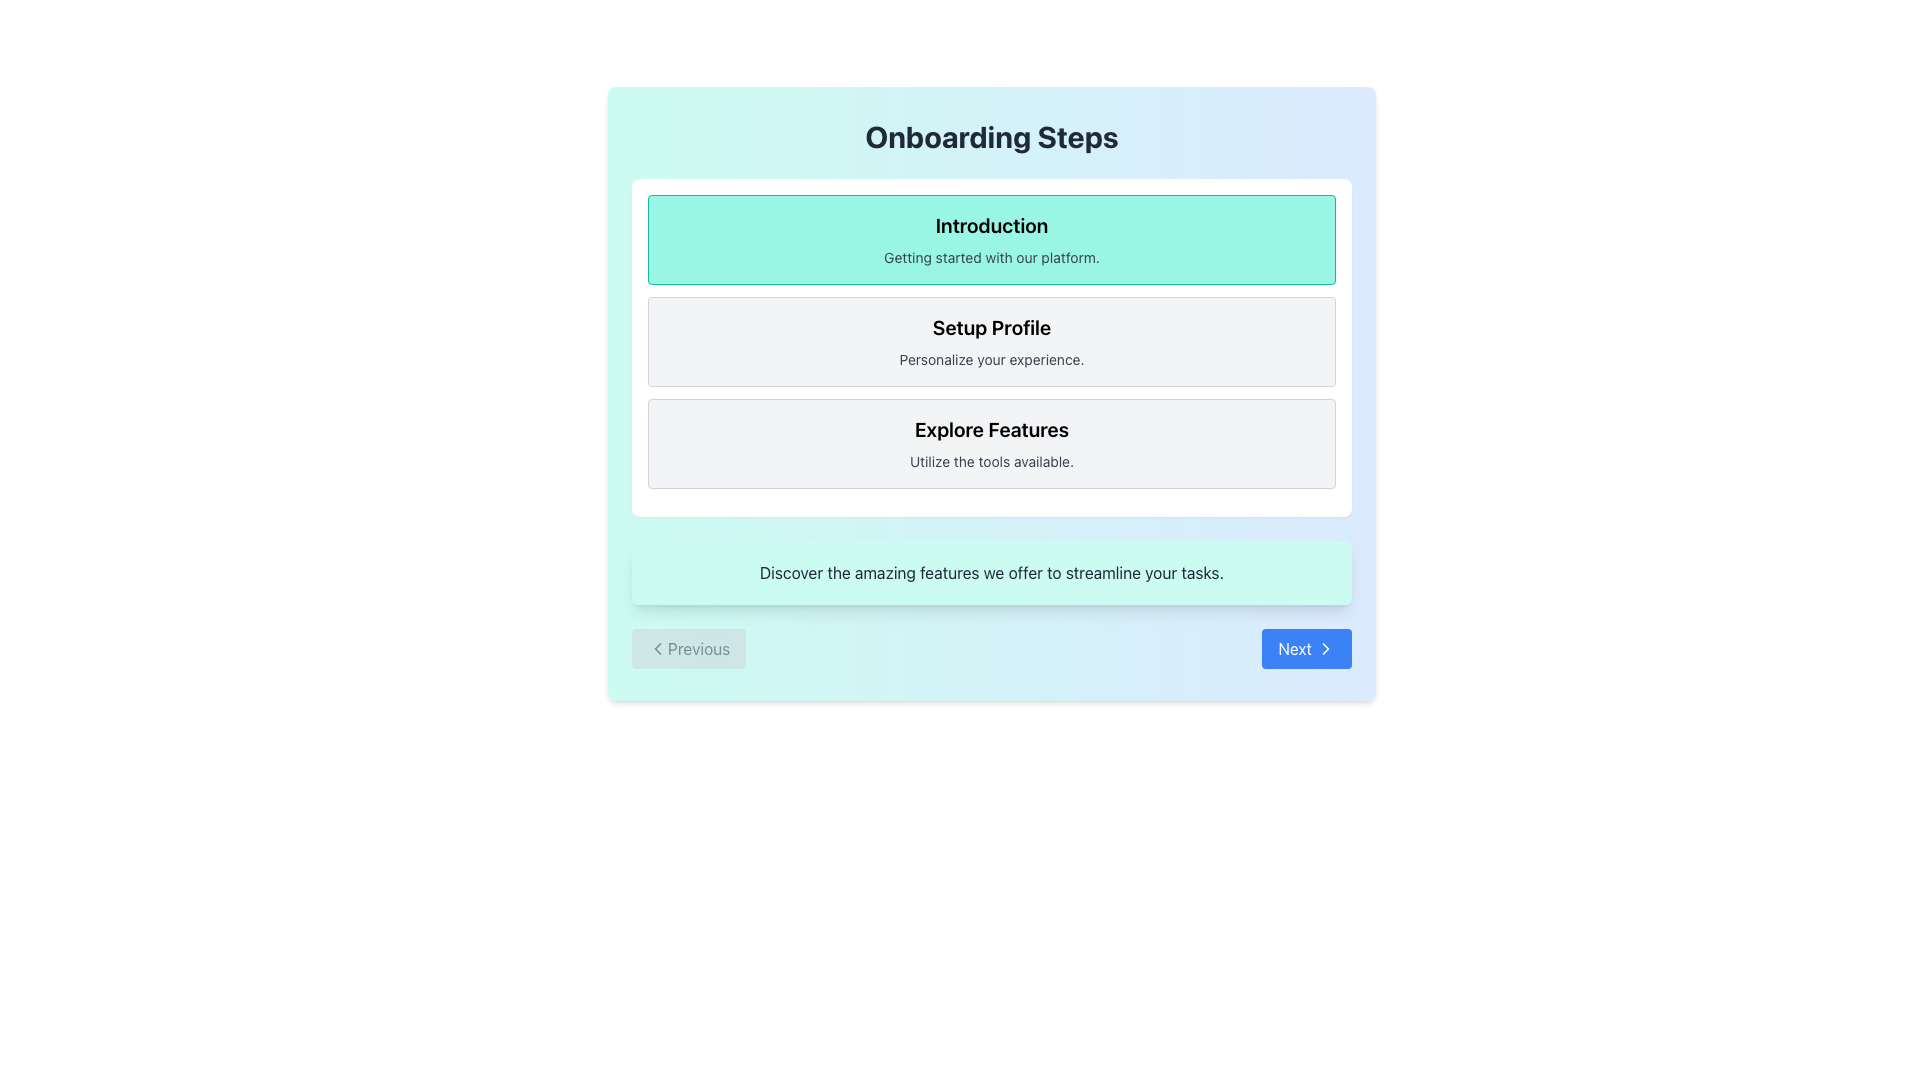 The height and width of the screenshot is (1080, 1920). I want to click on the teal-colored text box that contains the text 'Discover the amazing features we offer to streamline your tasks.' which is located above the 'Previous' and 'Next' buttons, so click(992, 573).